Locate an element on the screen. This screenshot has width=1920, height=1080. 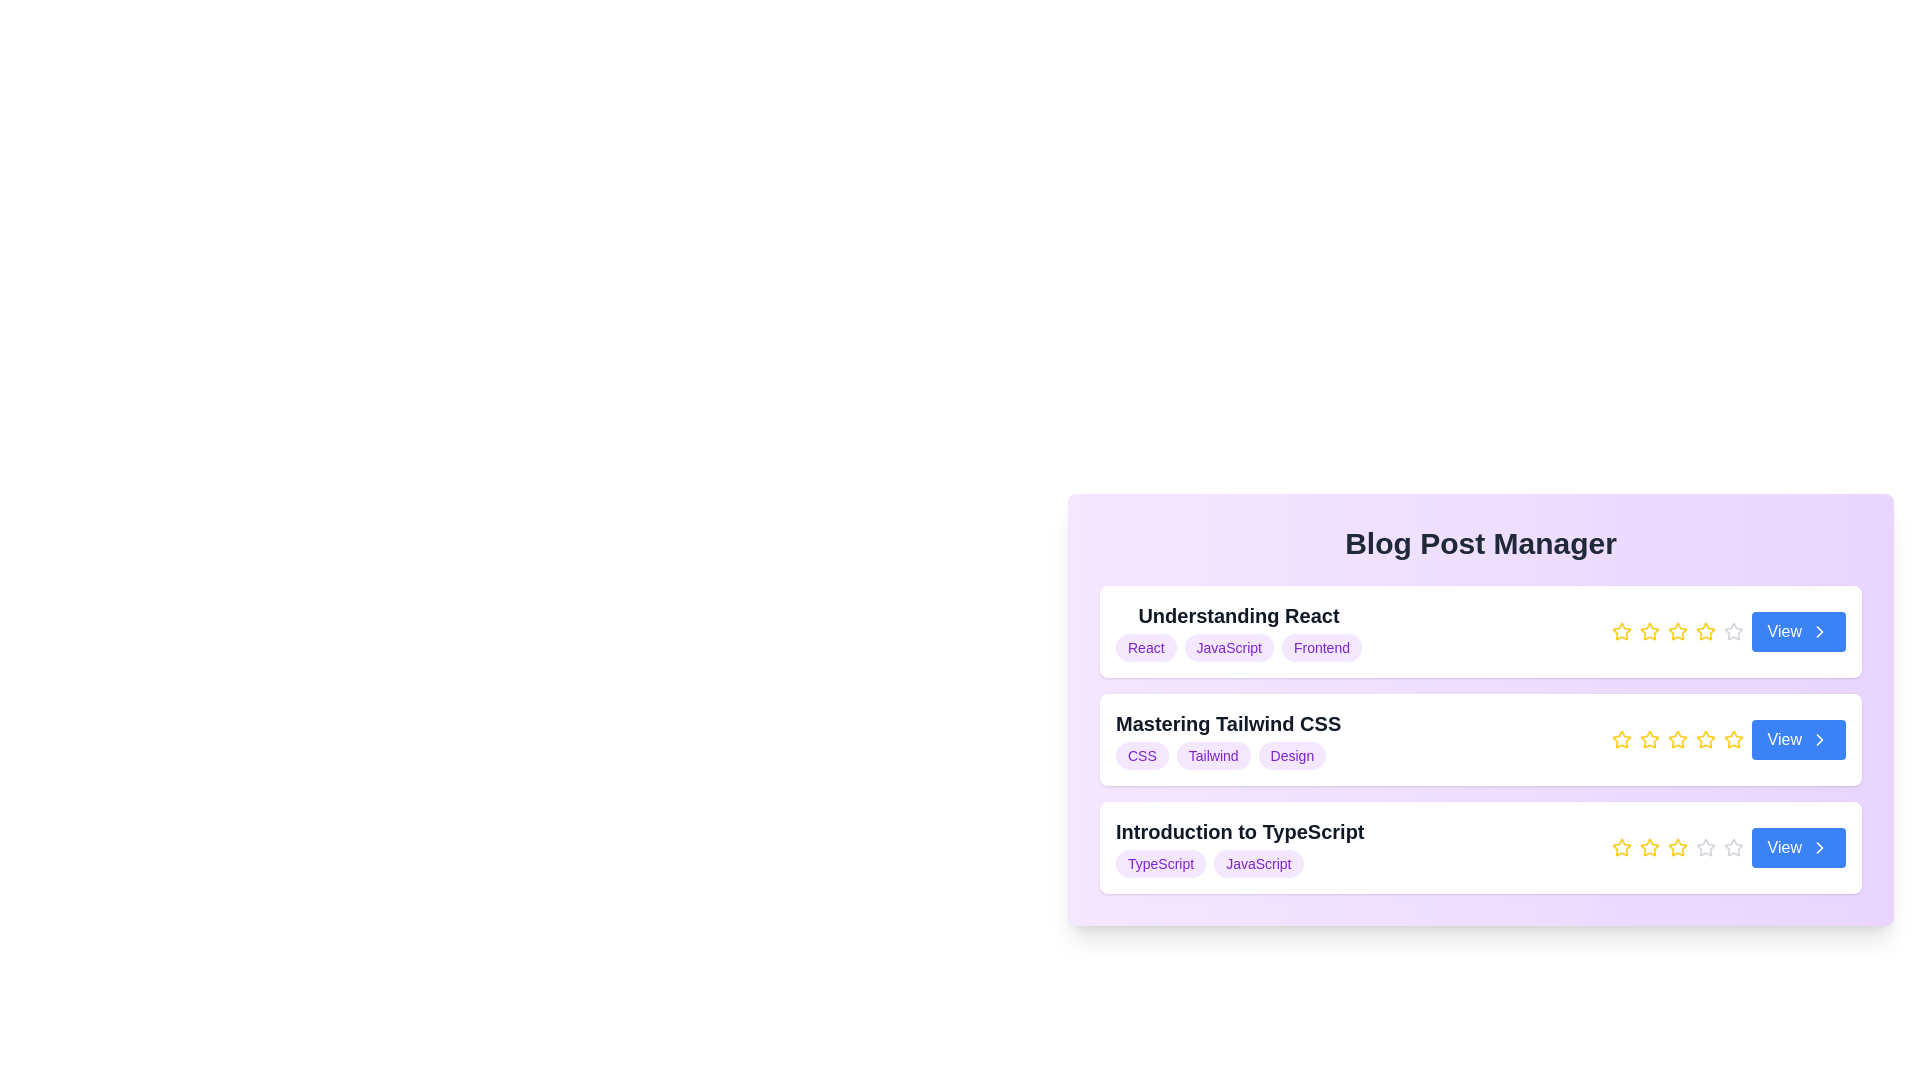
the third star icon in the rating system for the item labeled 'Mastering Tailwind CSS' is located at coordinates (1621, 739).